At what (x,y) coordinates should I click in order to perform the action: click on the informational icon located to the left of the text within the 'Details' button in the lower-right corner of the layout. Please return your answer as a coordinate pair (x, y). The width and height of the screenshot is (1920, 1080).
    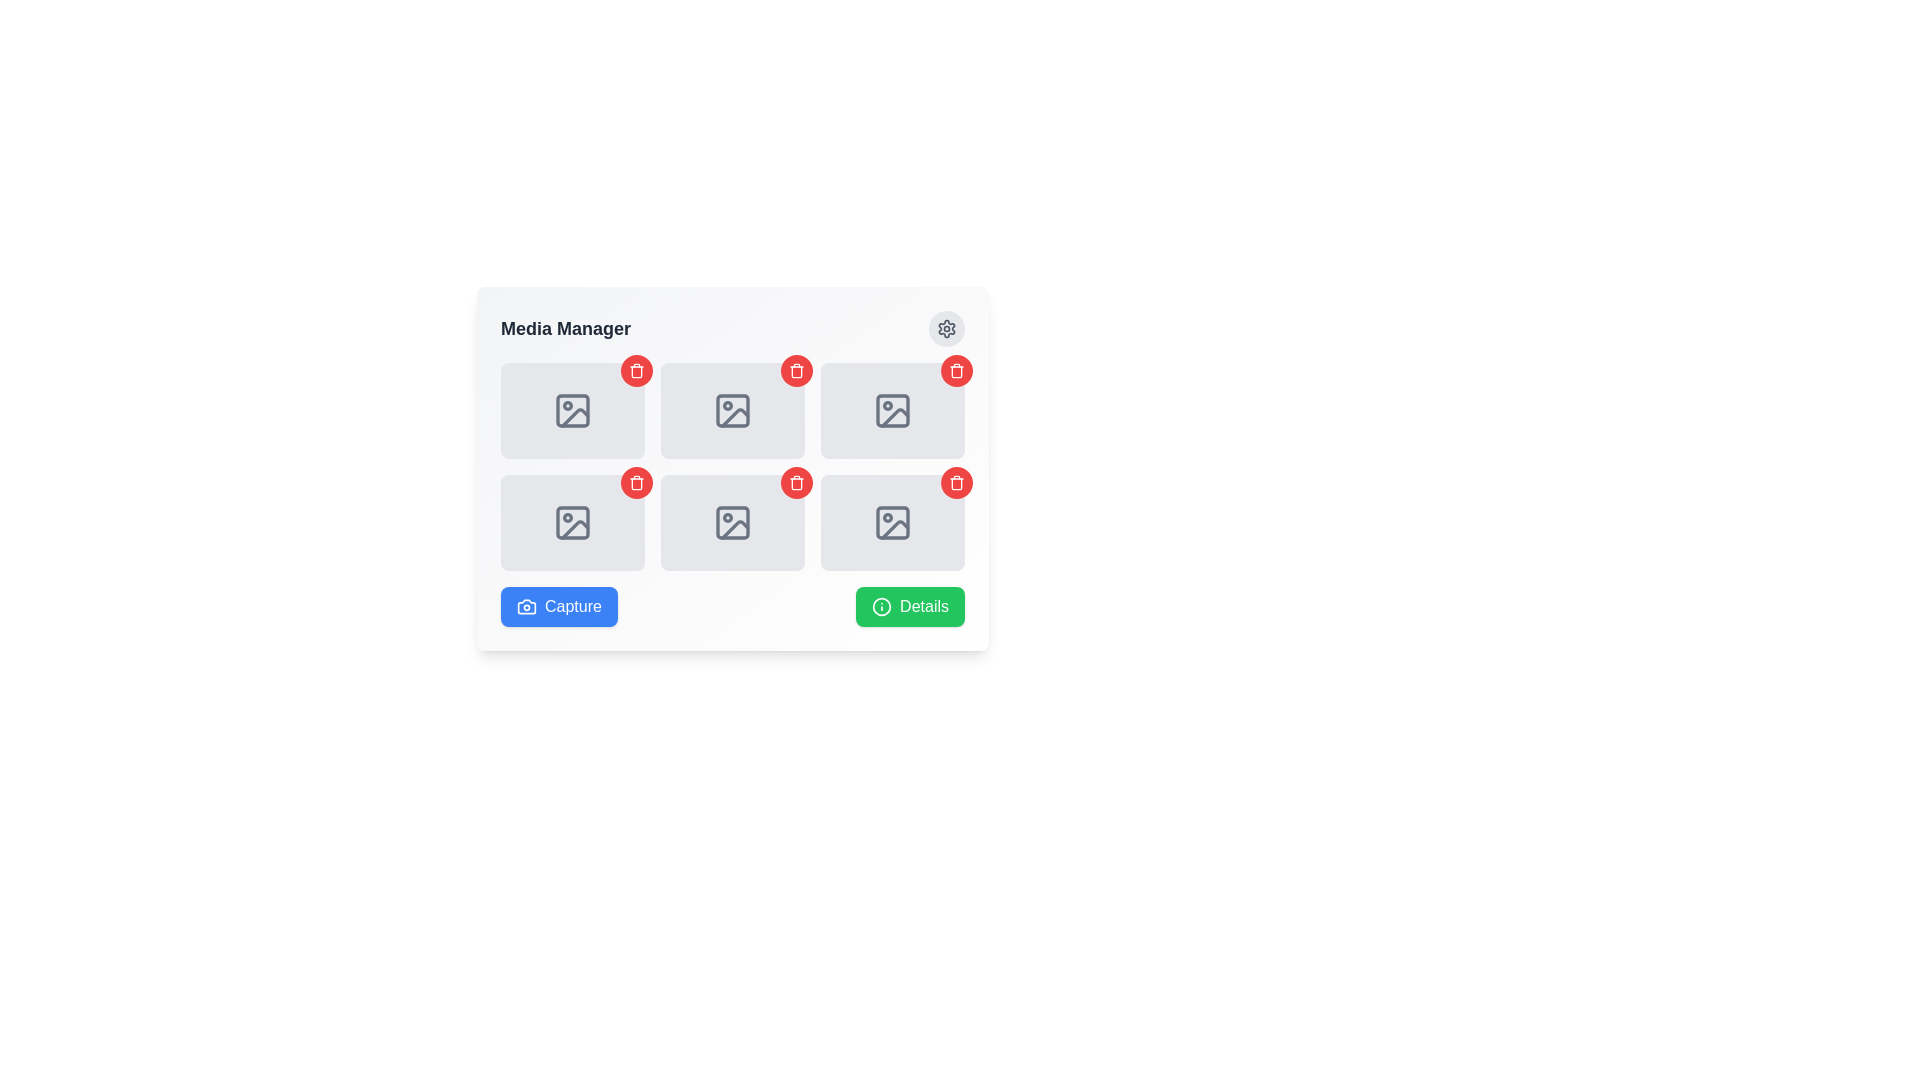
    Looking at the image, I should click on (881, 605).